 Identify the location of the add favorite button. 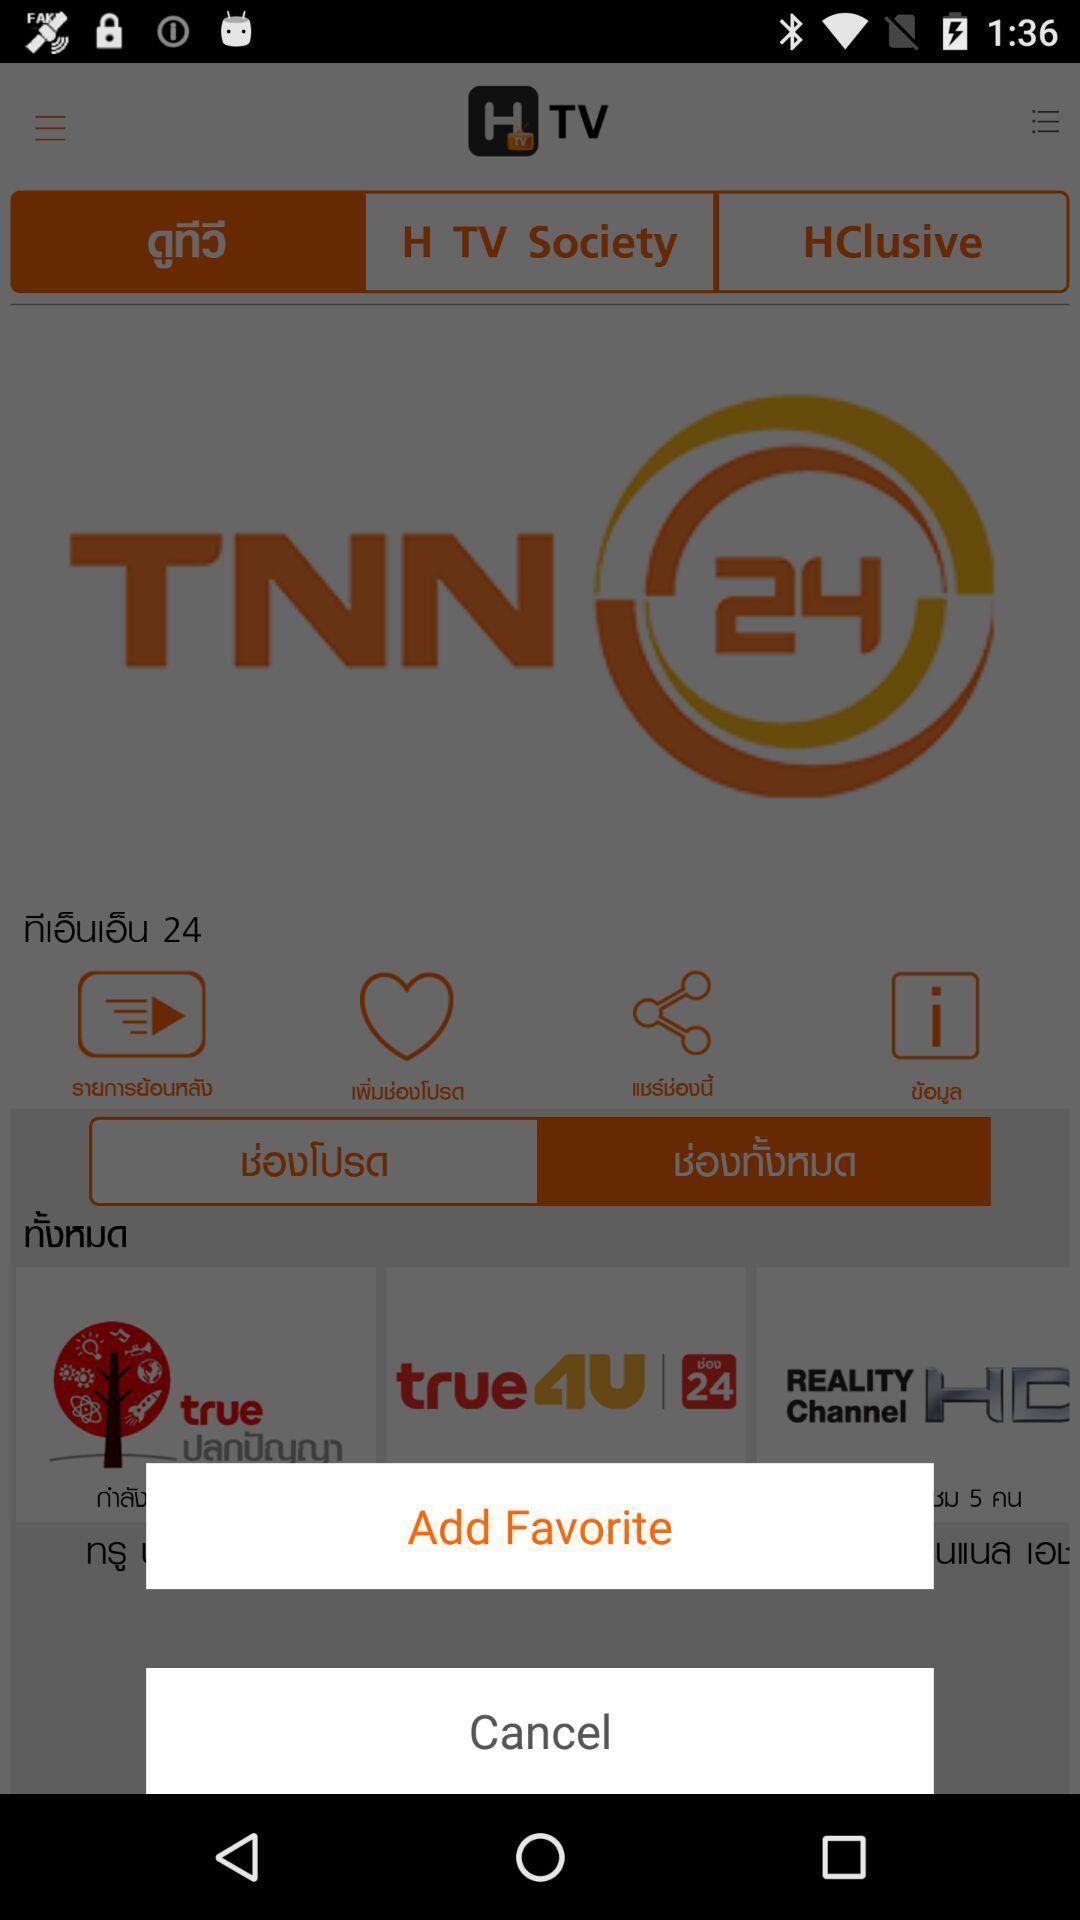
(540, 1525).